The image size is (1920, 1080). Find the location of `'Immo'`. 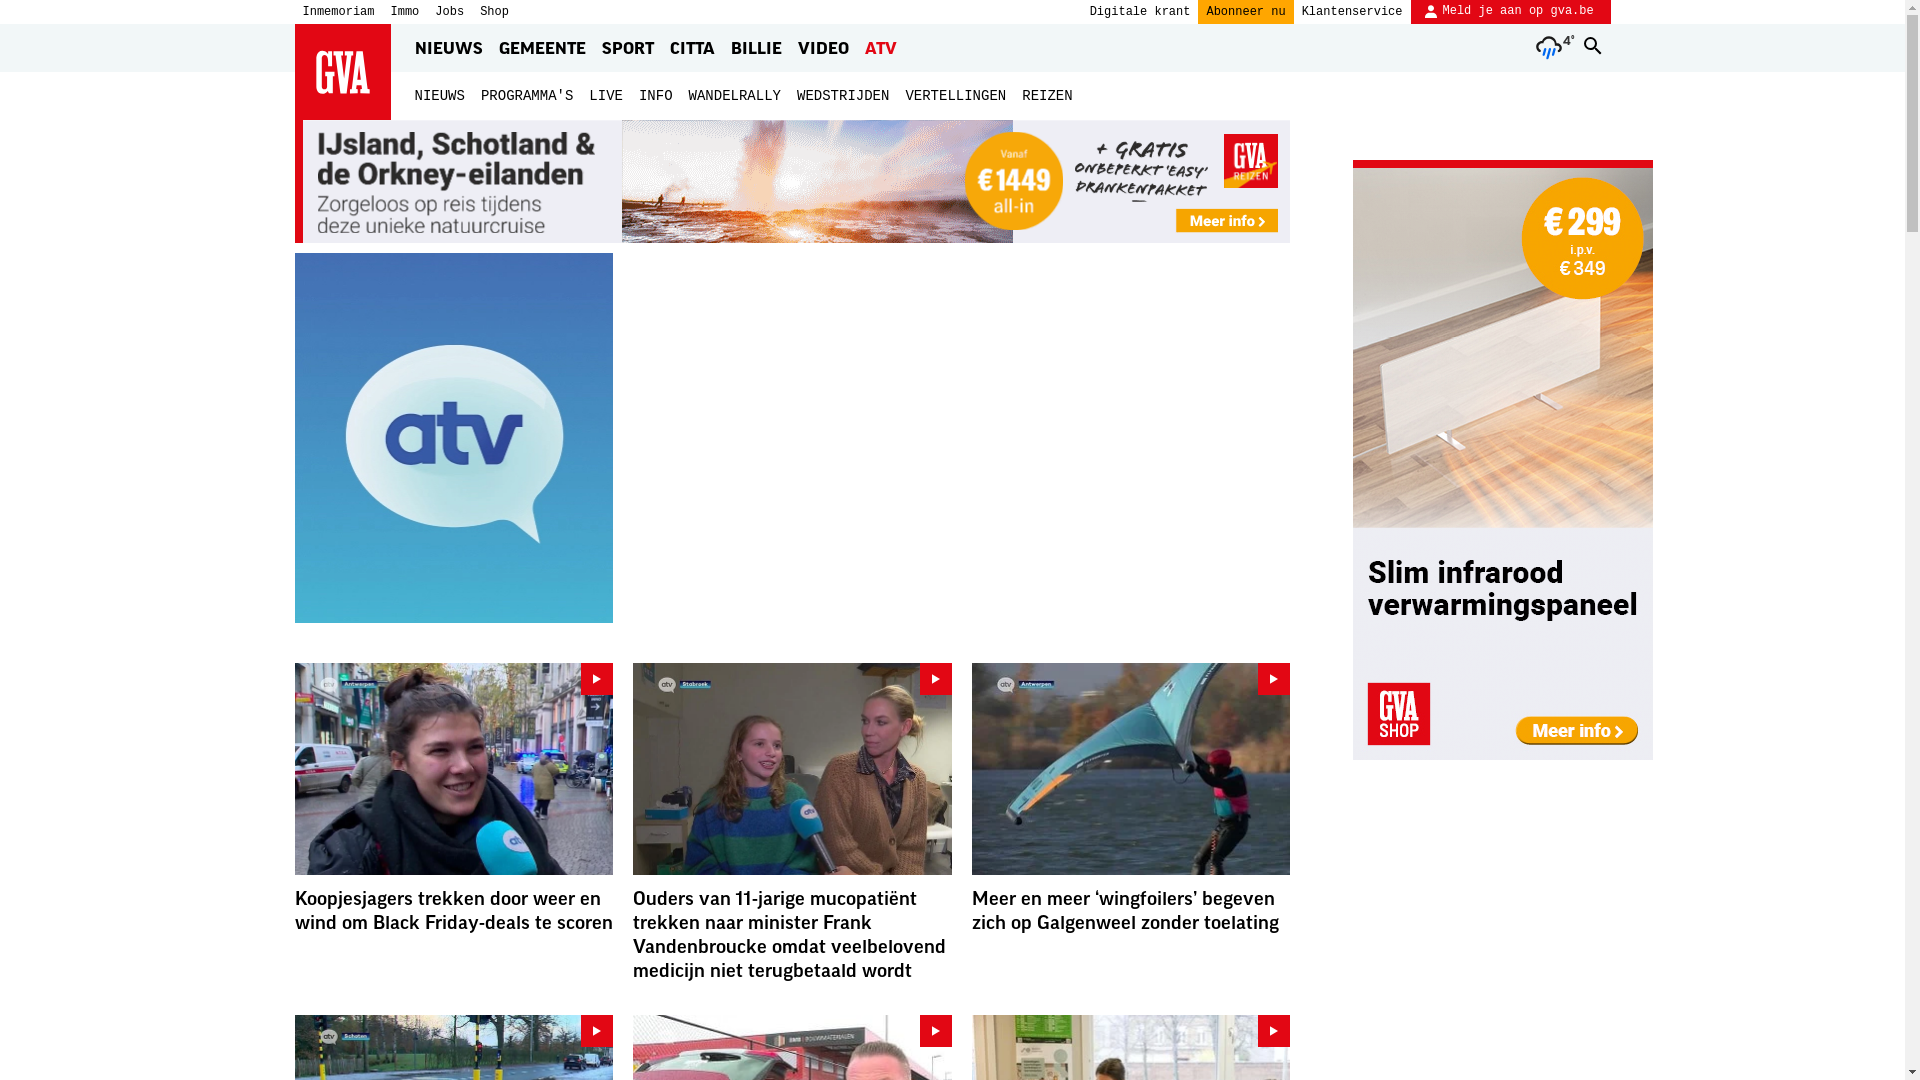

'Immo' is located at coordinates (390, 11).